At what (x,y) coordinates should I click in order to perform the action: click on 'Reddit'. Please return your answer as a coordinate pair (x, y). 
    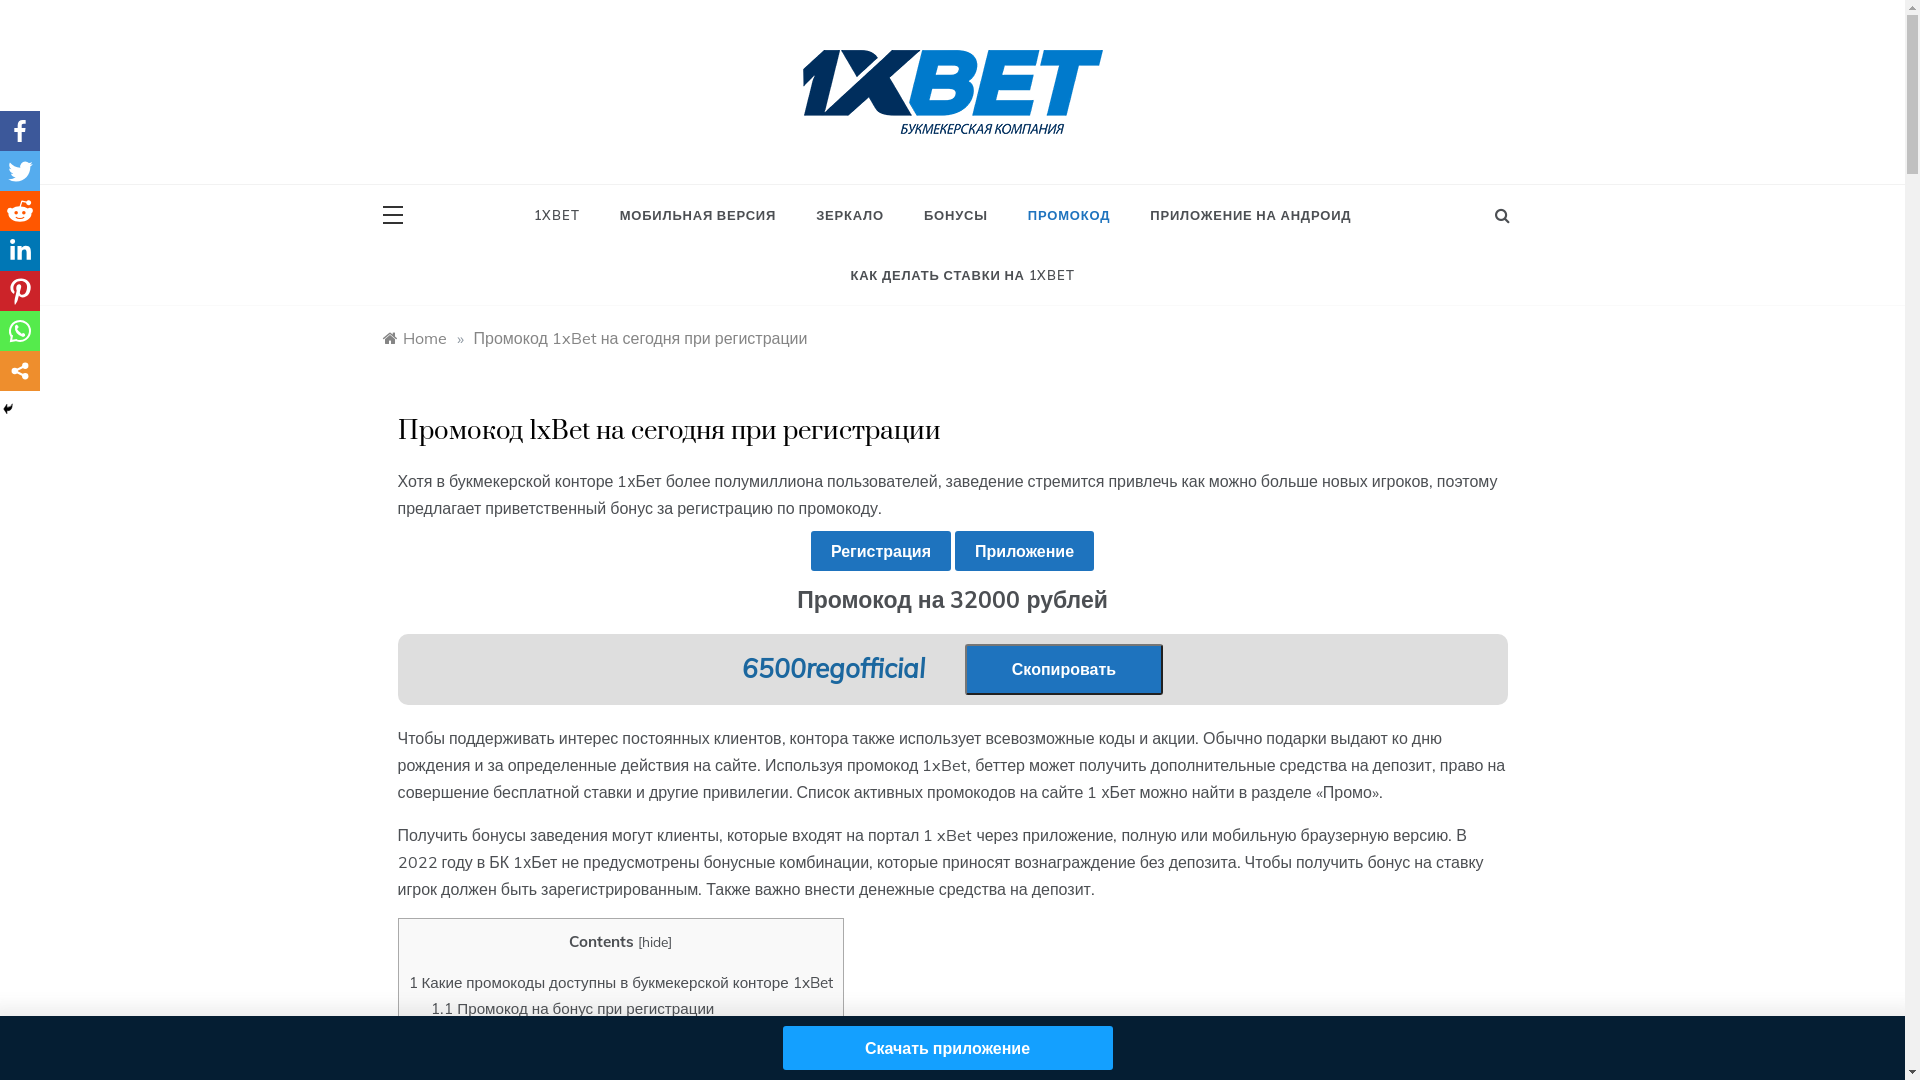
    Looking at the image, I should click on (0, 211).